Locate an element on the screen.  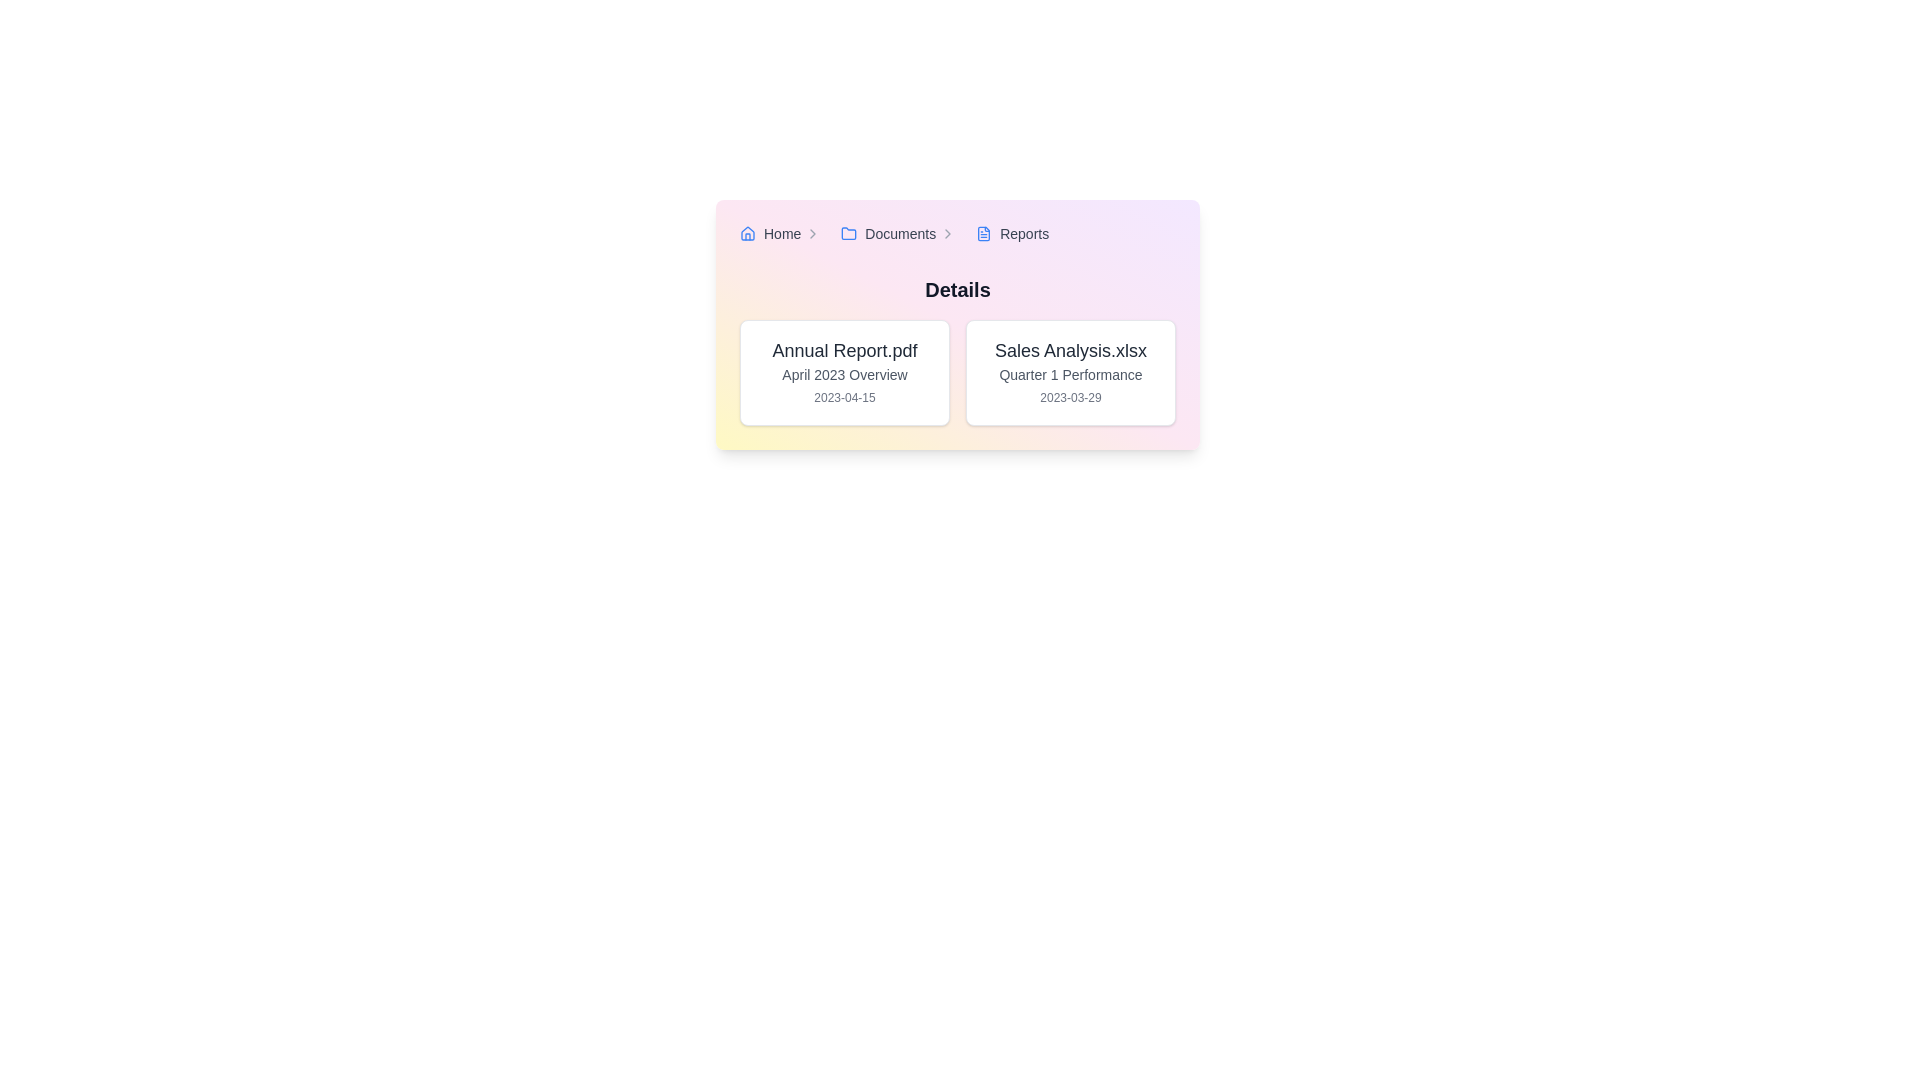
the breadcrumb navigation link that navigates to the documents section, positioned between 'Home' and 'Reports' in the header is located at coordinates (899, 233).